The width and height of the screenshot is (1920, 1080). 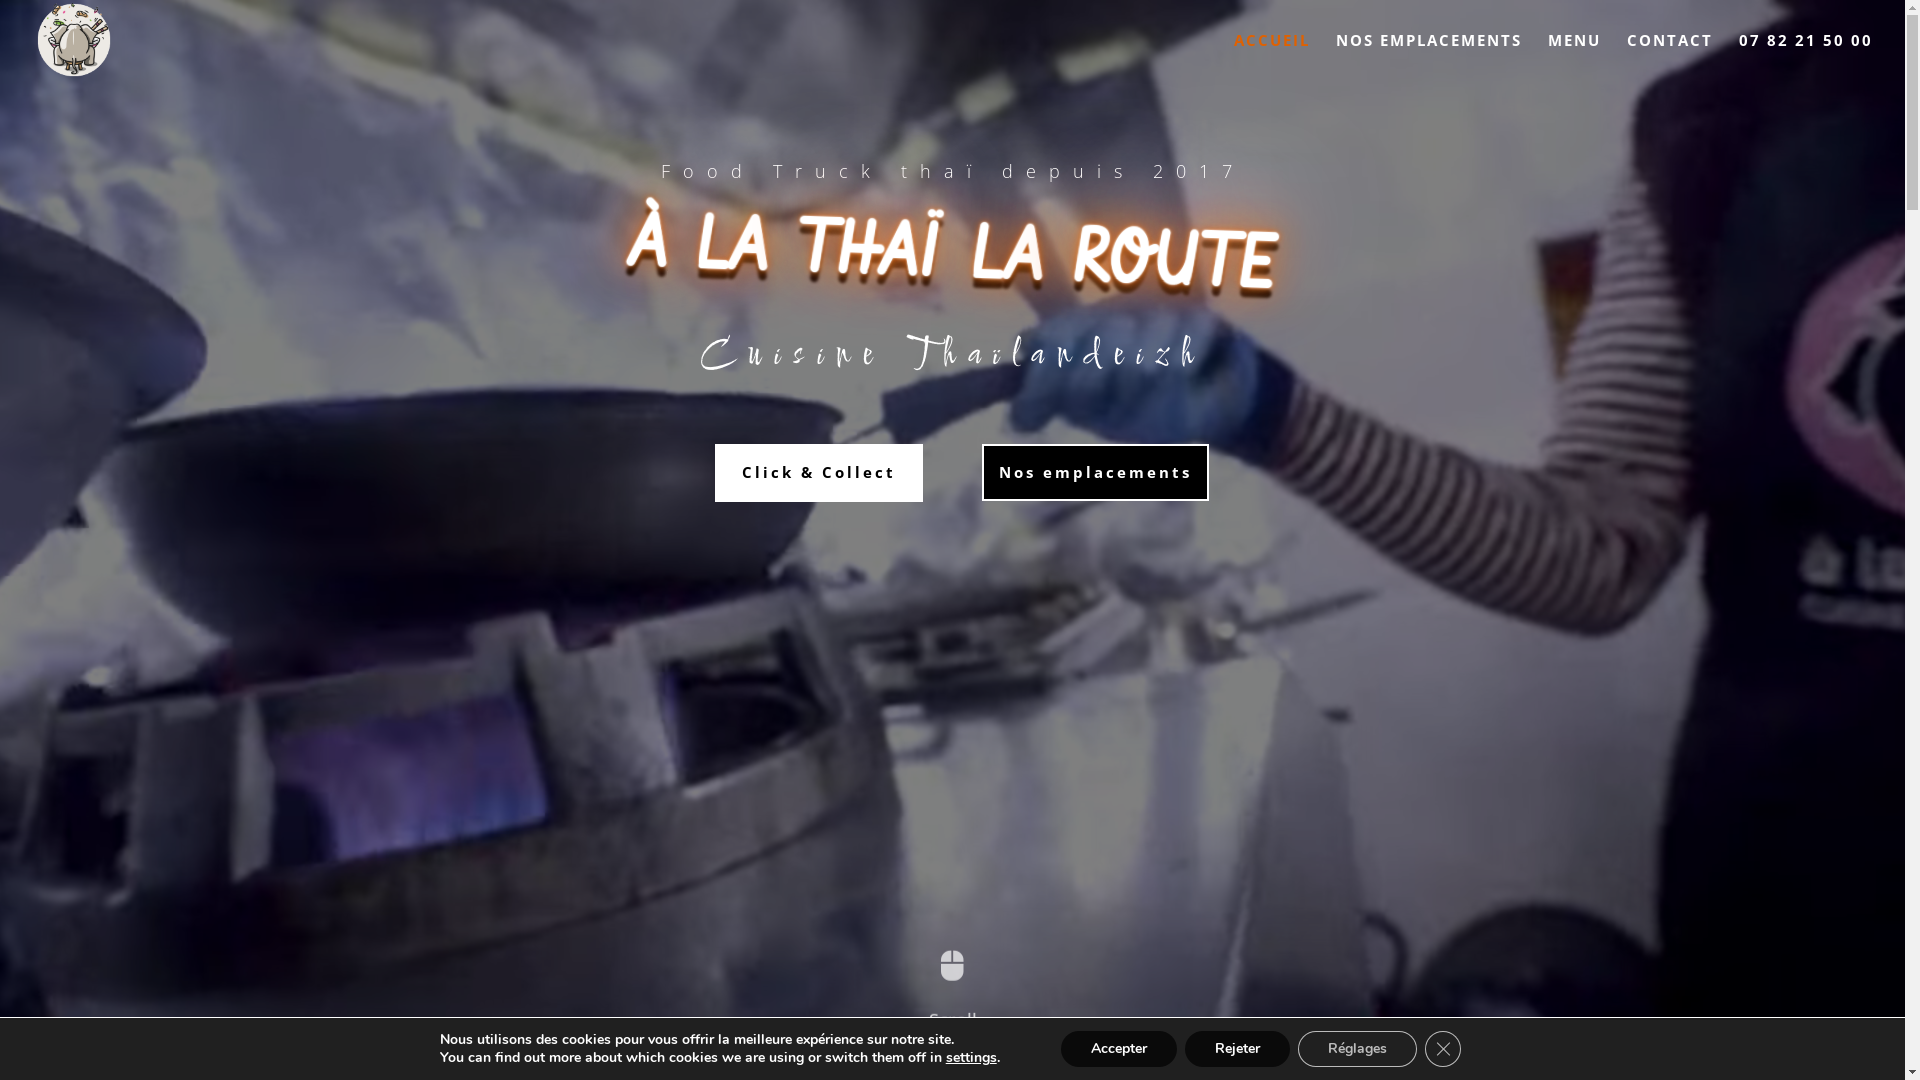 What do you see at coordinates (1185, 1048) in the screenshot?
I see `'Rejeter'` at bounding box center [1185, 1048].